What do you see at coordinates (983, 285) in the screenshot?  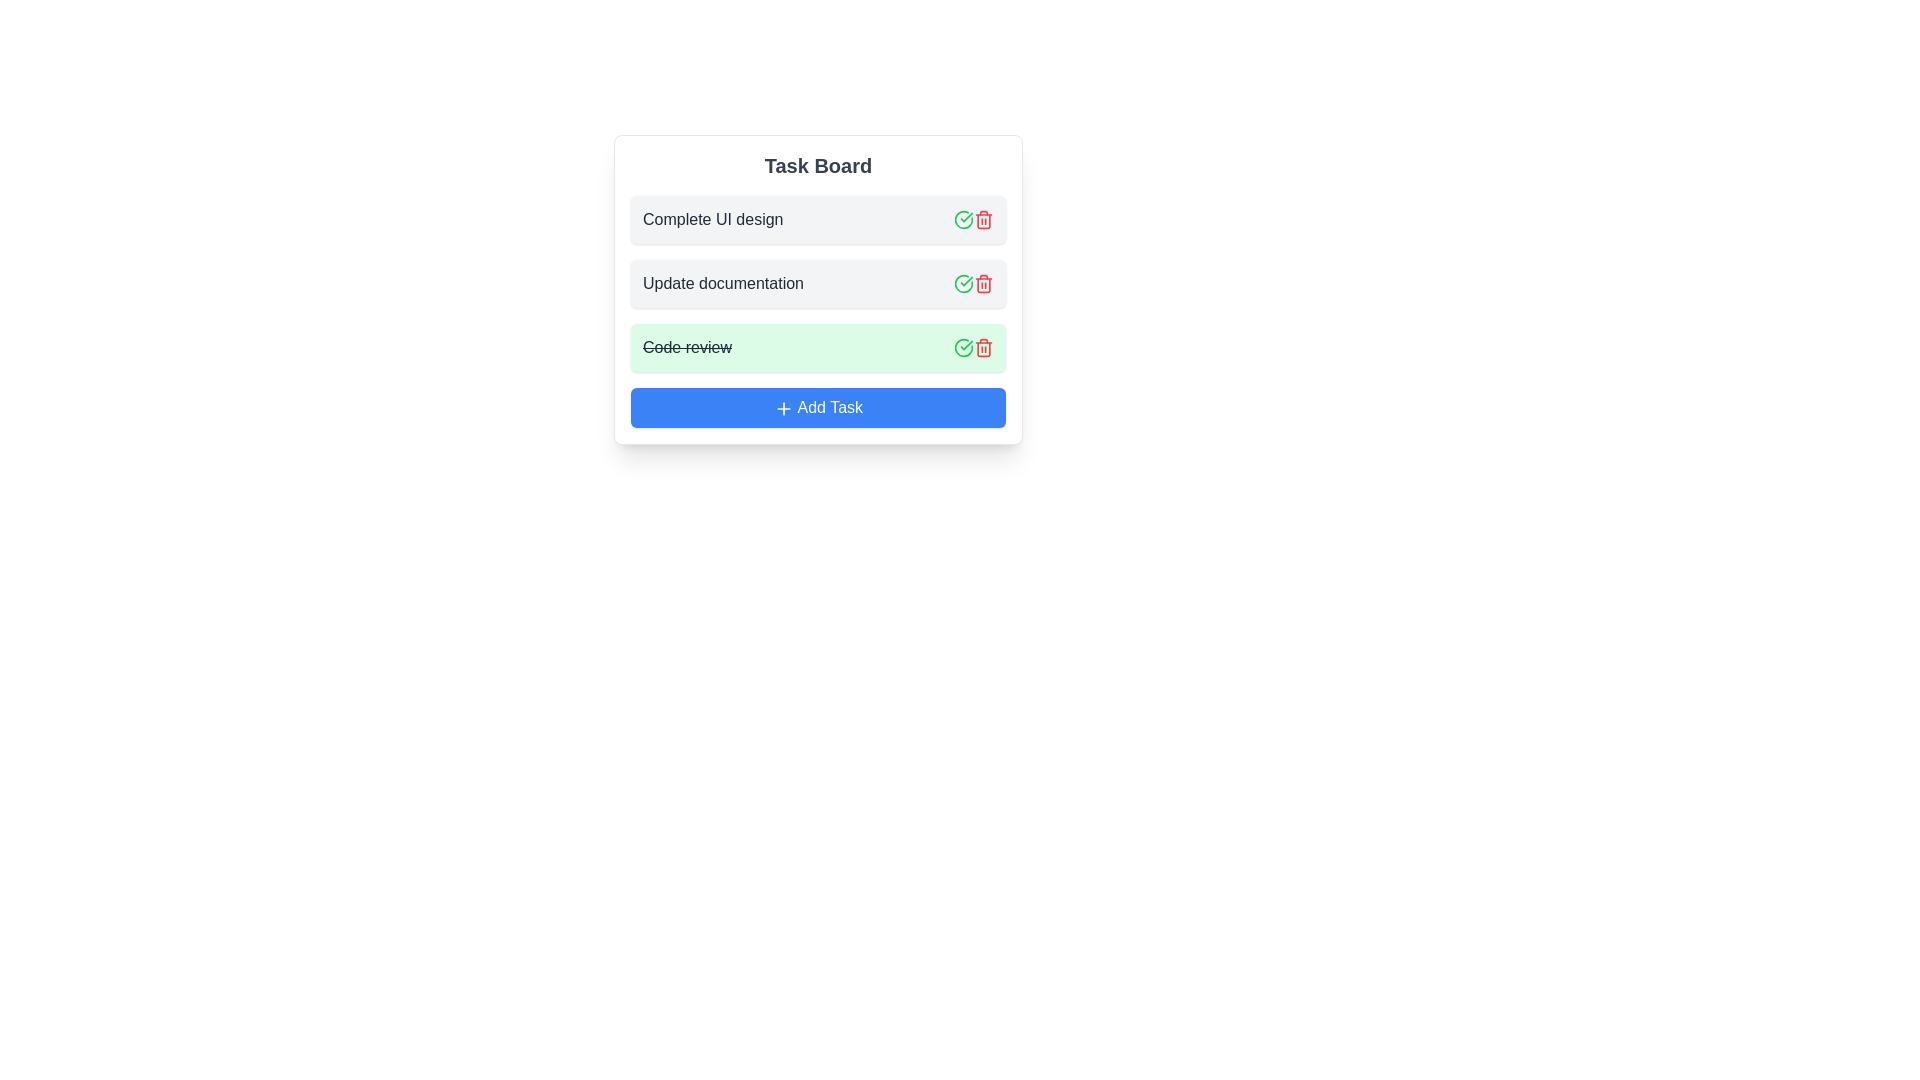 I see `the central part of the red-colored trash bin icon representing the delete action for the task 'Update documentation'` at bounding box center [983, 285].